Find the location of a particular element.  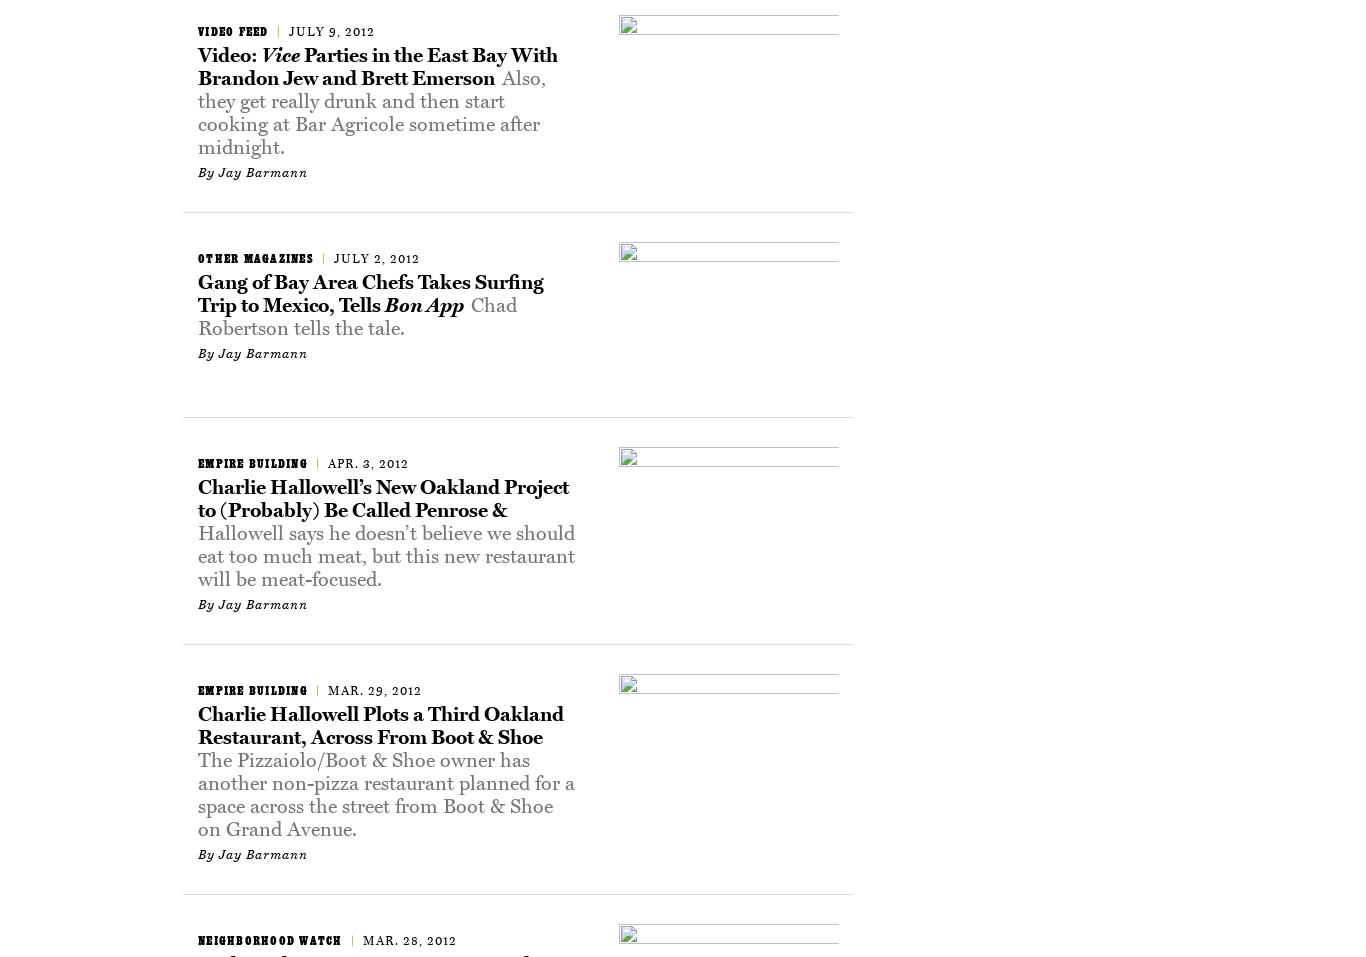

'Charlie Hallowell Plots a Third Oakland Restaurant, Across From Boot & Shoe' is located at coordinates (379, 725).